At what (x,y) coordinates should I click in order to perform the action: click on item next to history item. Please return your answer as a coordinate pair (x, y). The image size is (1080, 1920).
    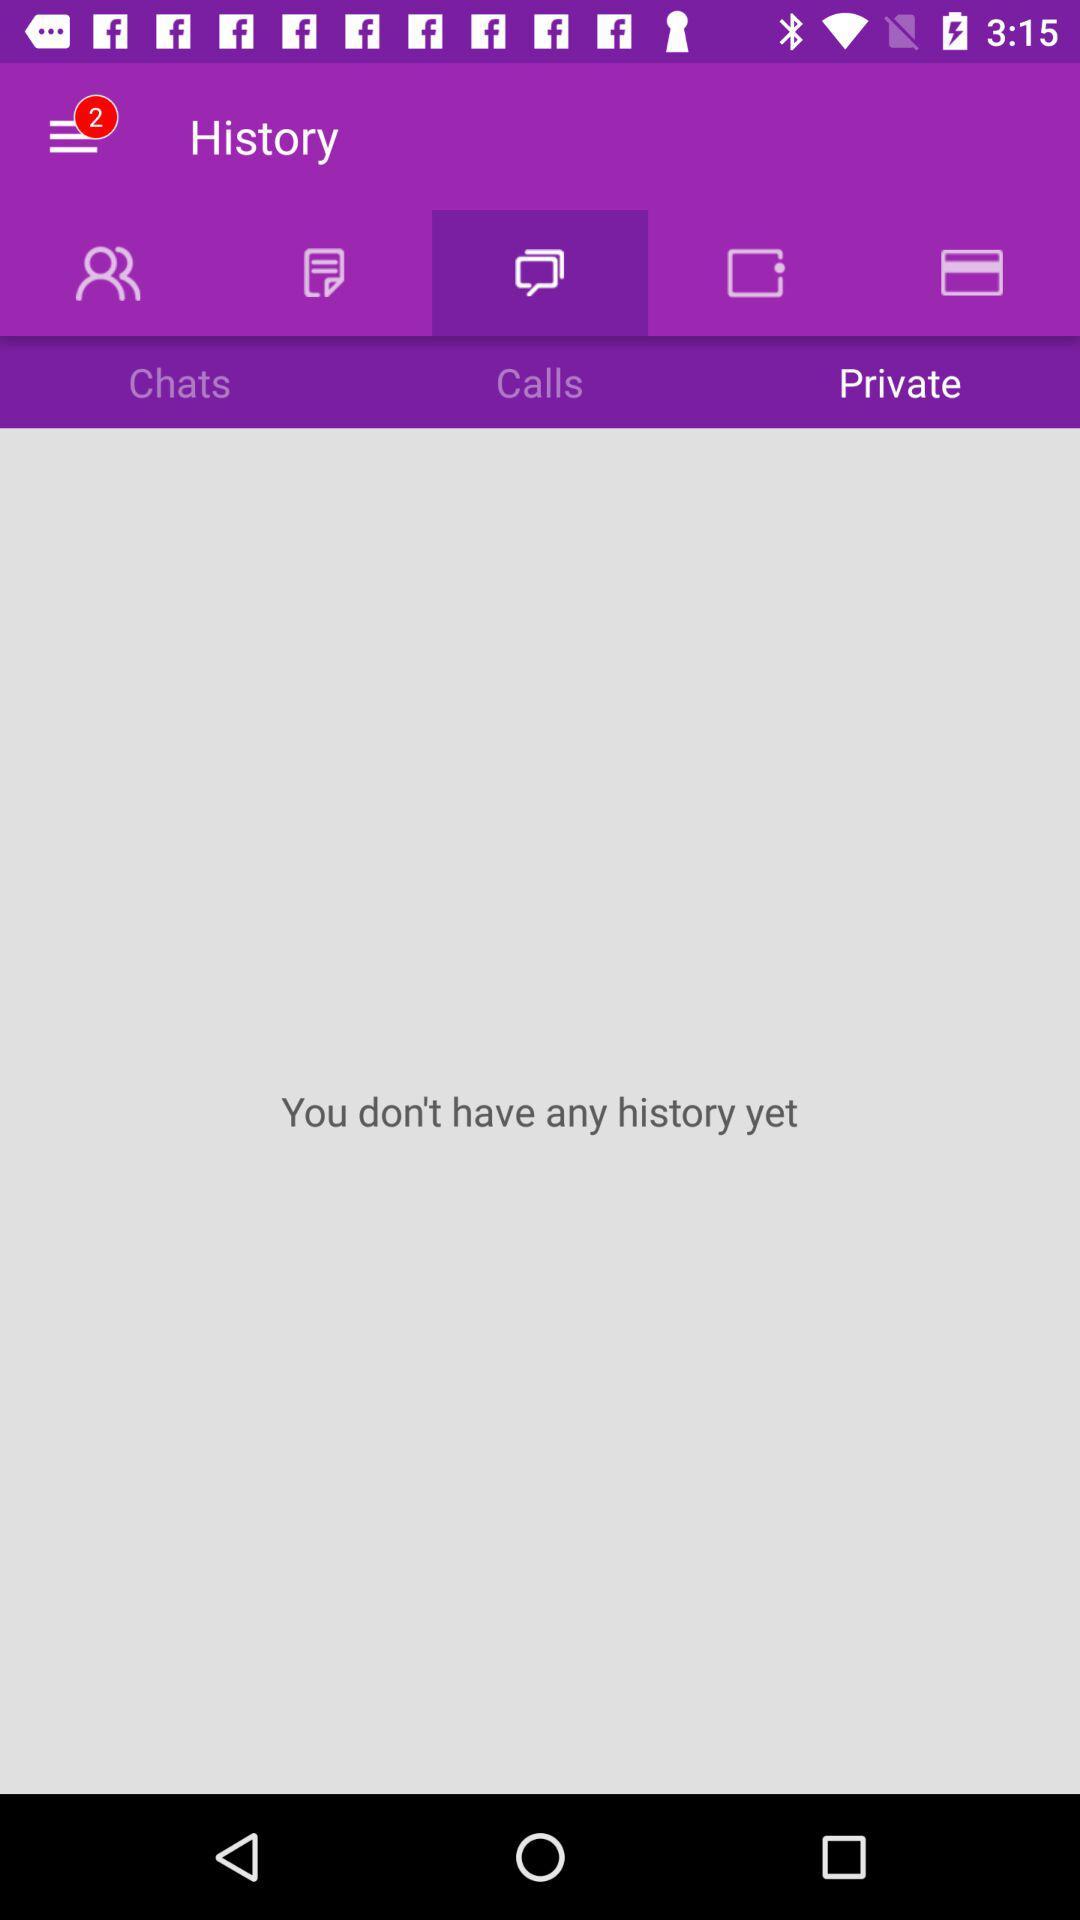
    Looking at the image, I should click on (72, 135).